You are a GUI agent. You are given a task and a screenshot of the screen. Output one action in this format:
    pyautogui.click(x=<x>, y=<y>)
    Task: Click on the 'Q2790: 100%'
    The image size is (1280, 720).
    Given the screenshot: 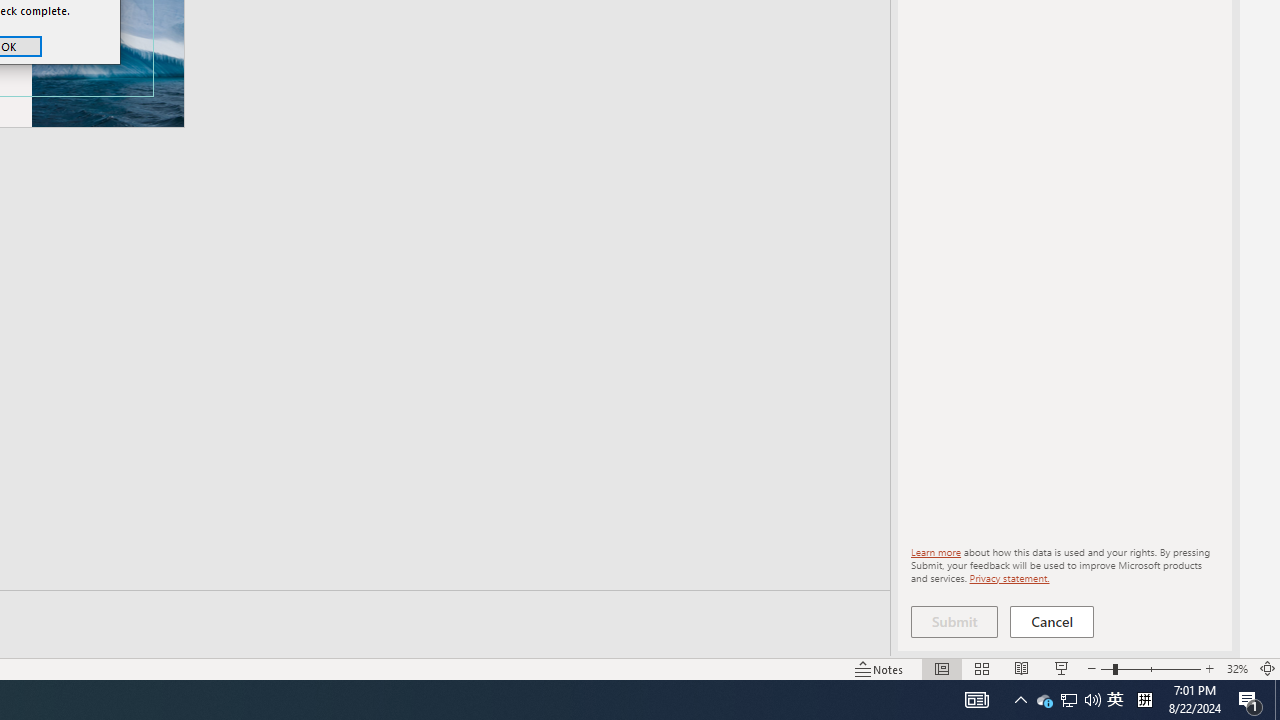 What is the action you would take?
    pyautogui.click(x=1092, y=698)
    